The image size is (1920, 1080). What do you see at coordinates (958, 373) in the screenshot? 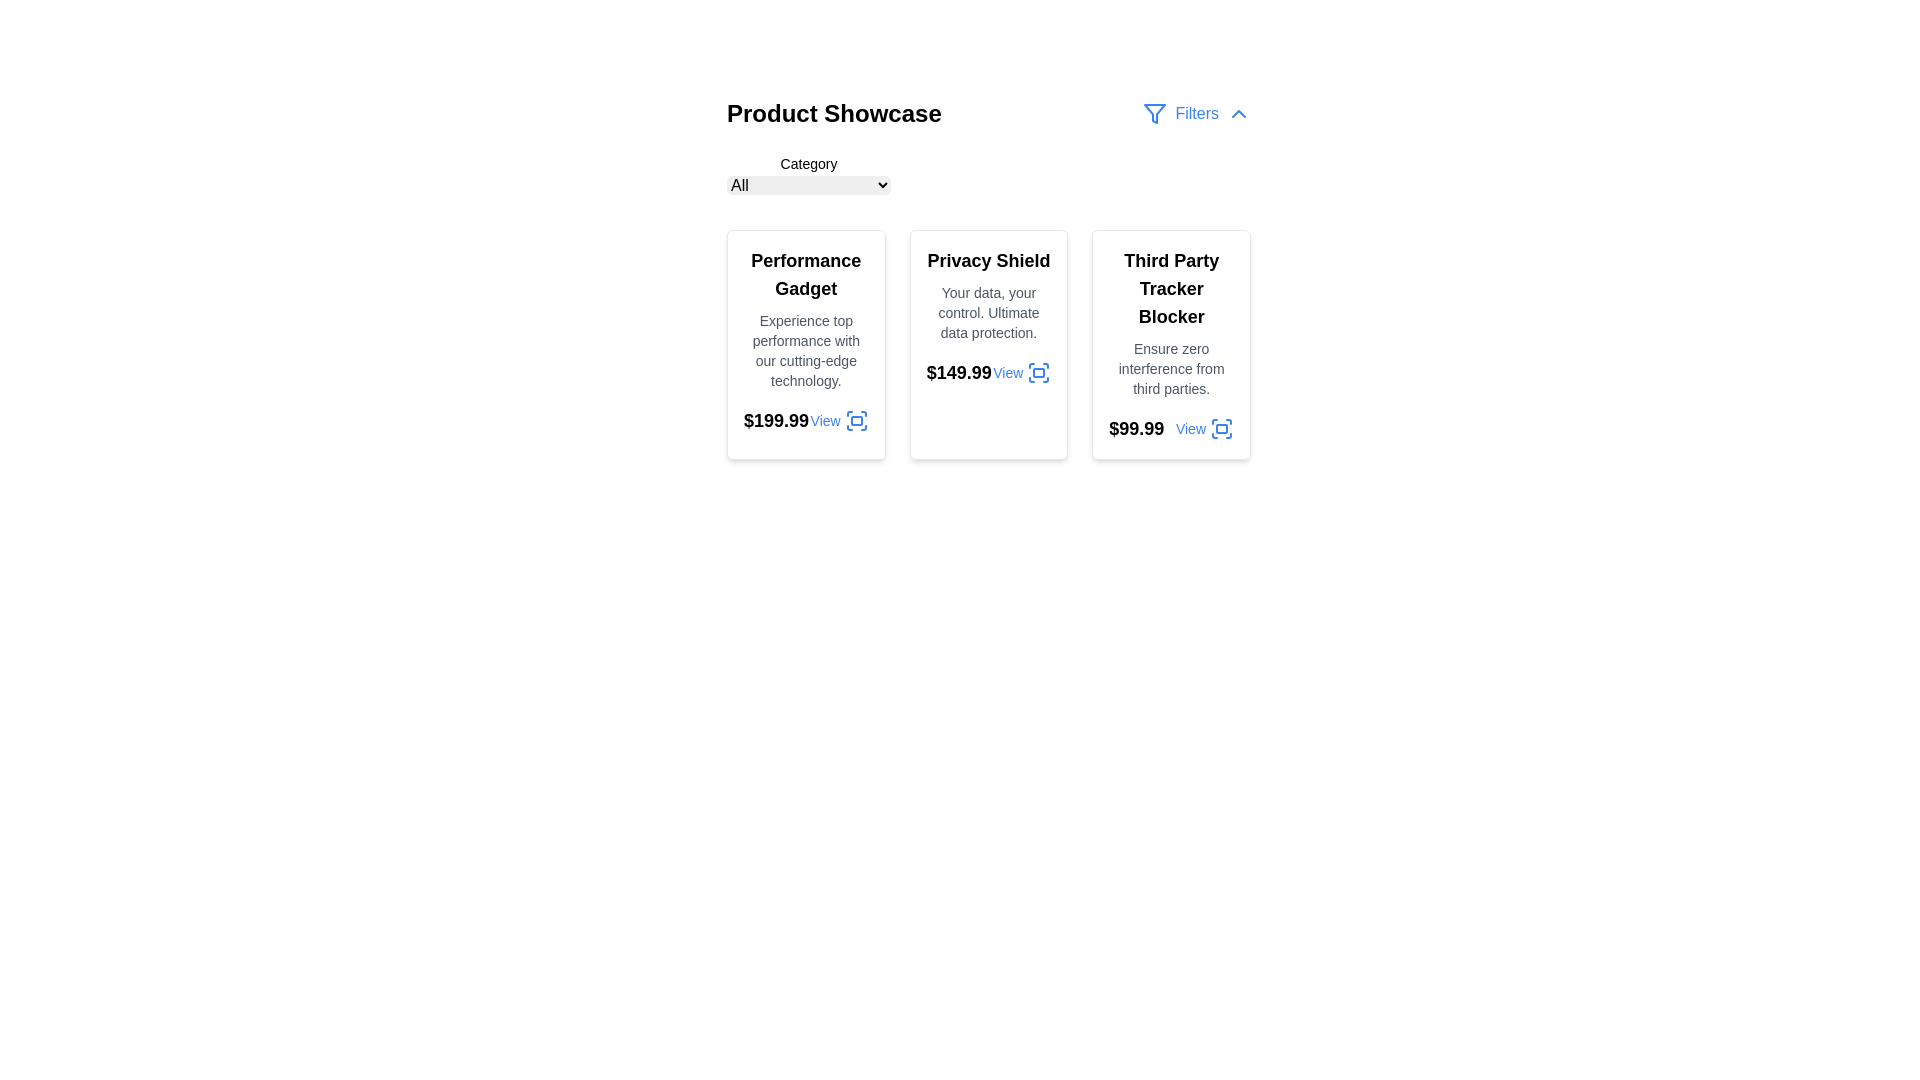
I see `value of the price displayed as '$149.99' in bold text on a white background within the product card for the 'Privacy Shield' product` at bounding box center [958, 373].